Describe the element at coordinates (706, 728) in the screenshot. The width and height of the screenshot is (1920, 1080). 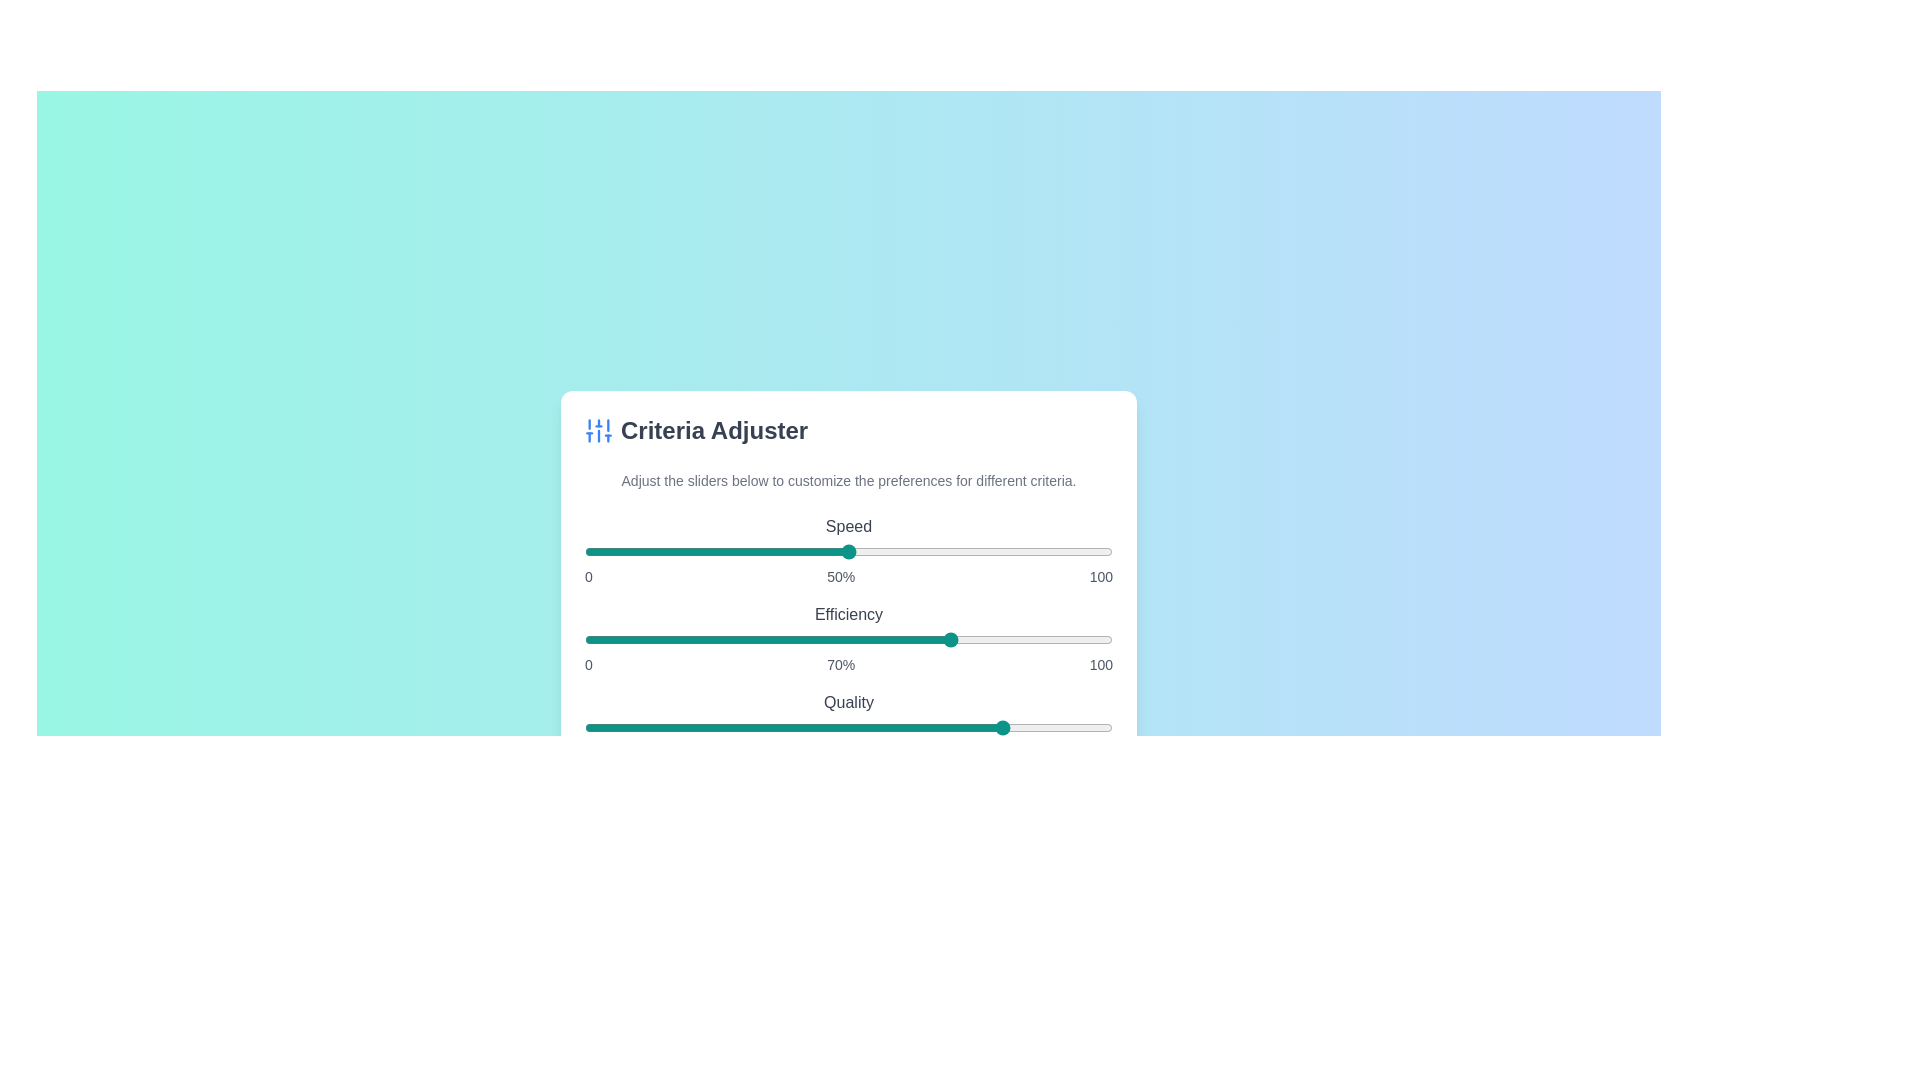
I see `the 'Quality' slider to set its value to 23` at that location.